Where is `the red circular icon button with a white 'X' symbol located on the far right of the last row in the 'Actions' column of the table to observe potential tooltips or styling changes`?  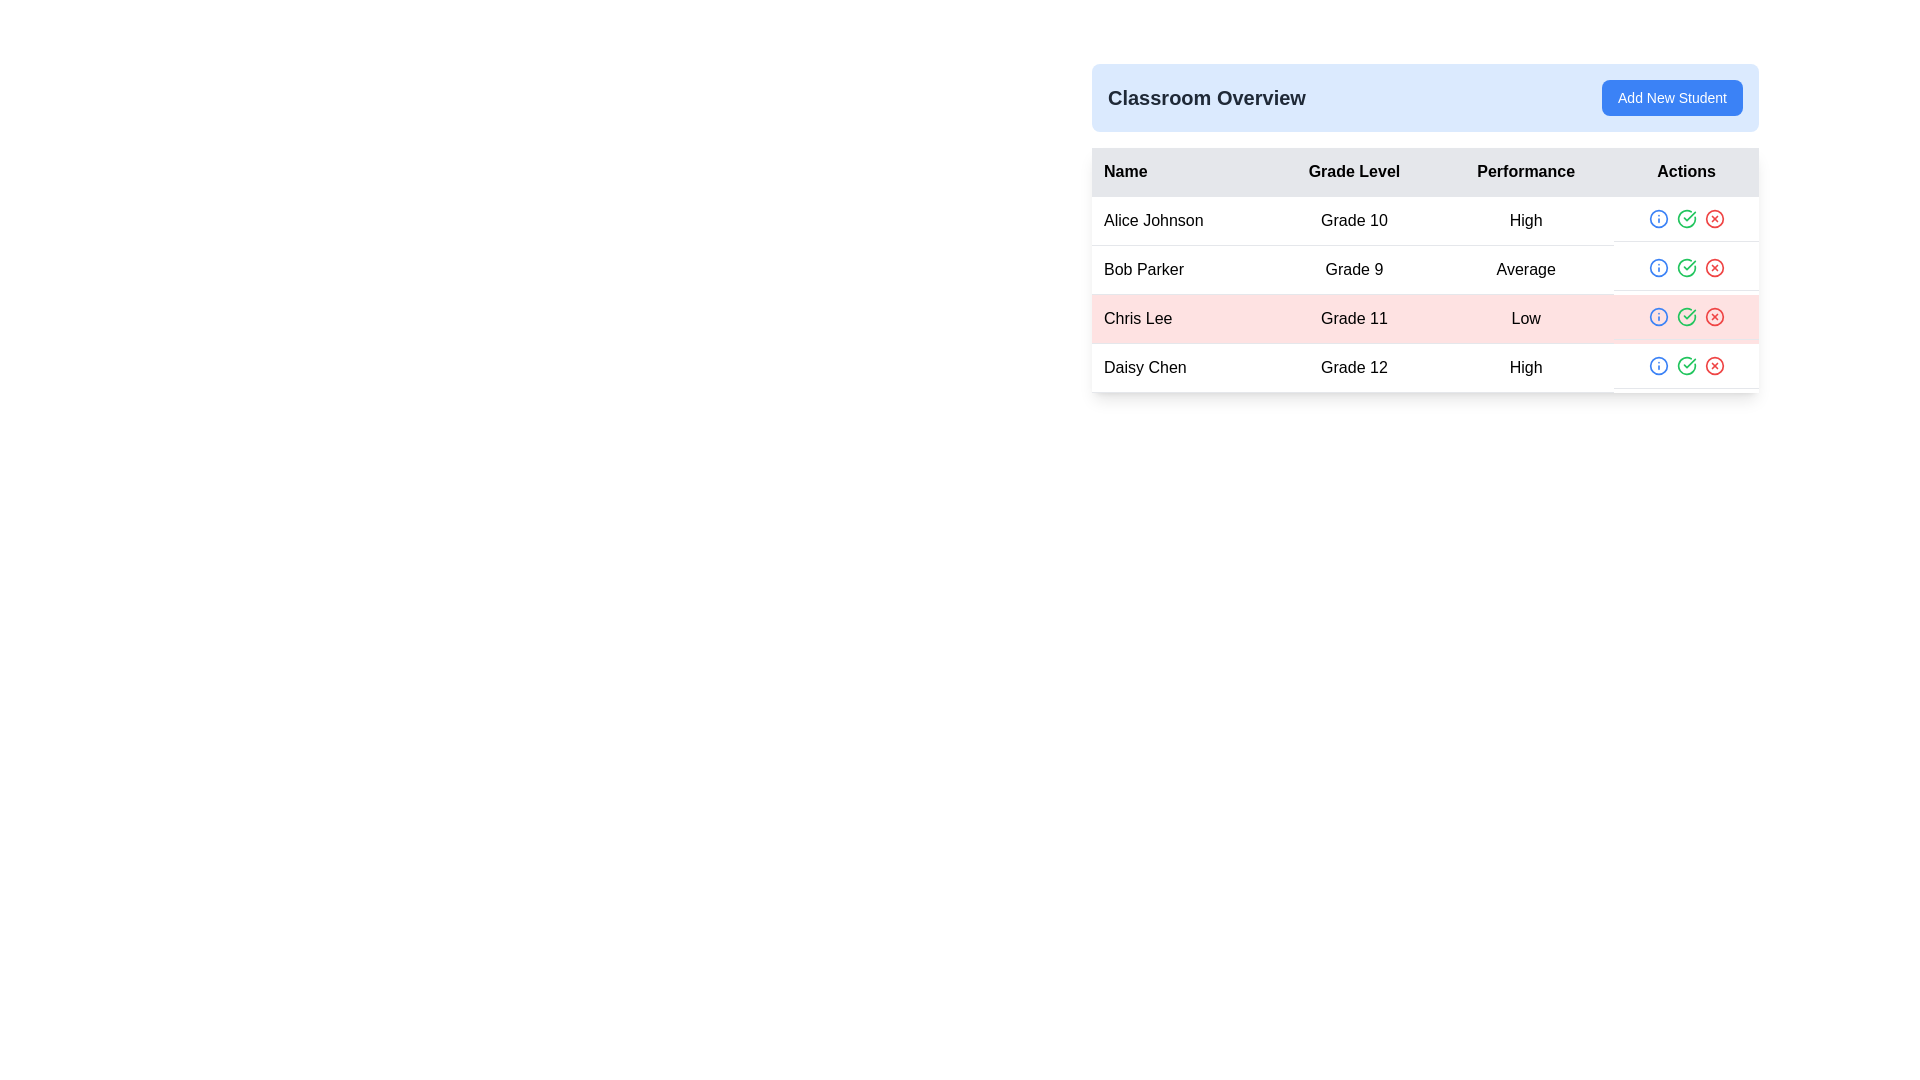 the red circular icon button with a white 'X' symbol located on the far right of the last row in the 'Actions' column of the table to observe potential tooltips or styling changes is located at coordinates (1713, 365).